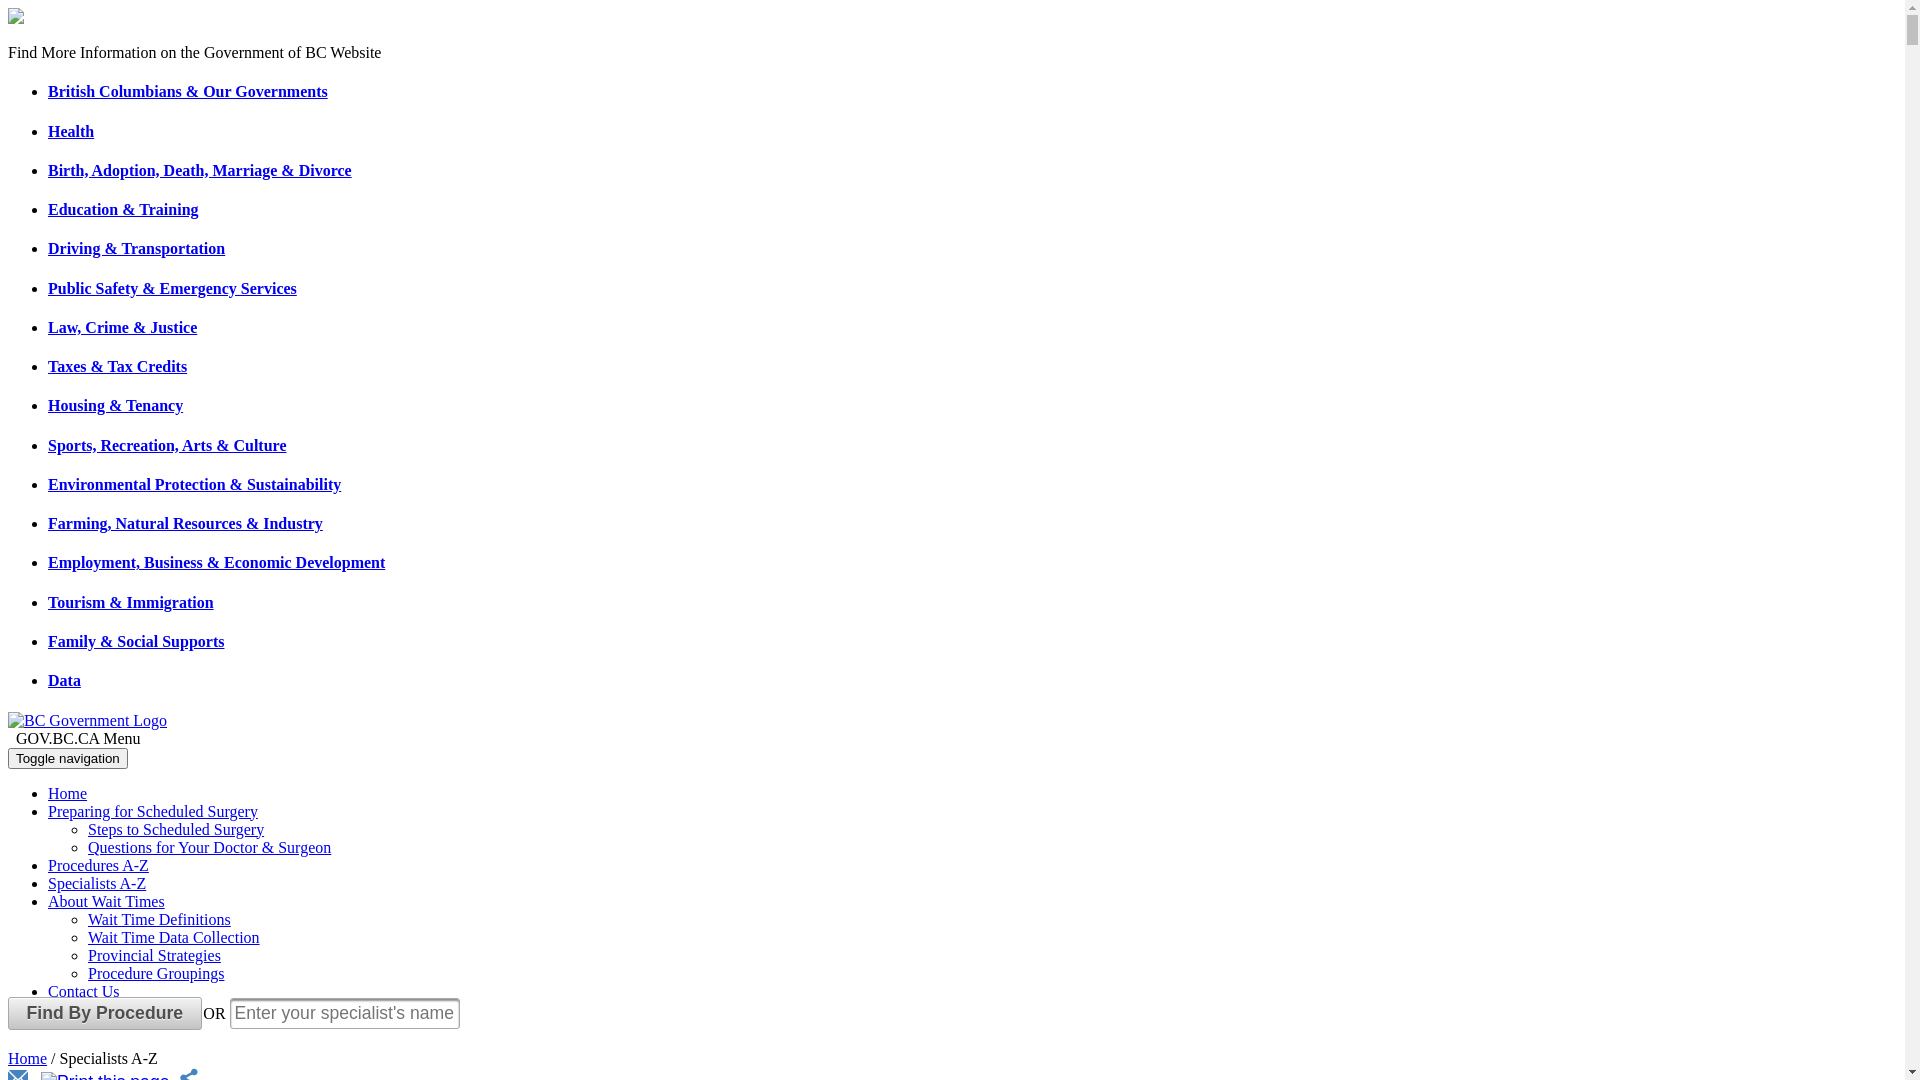  What do you see at coordinates (152, 811) in the screenshot?
I see `'Preparing for Scheduled Surgery'` at bounding box center [152, 811].